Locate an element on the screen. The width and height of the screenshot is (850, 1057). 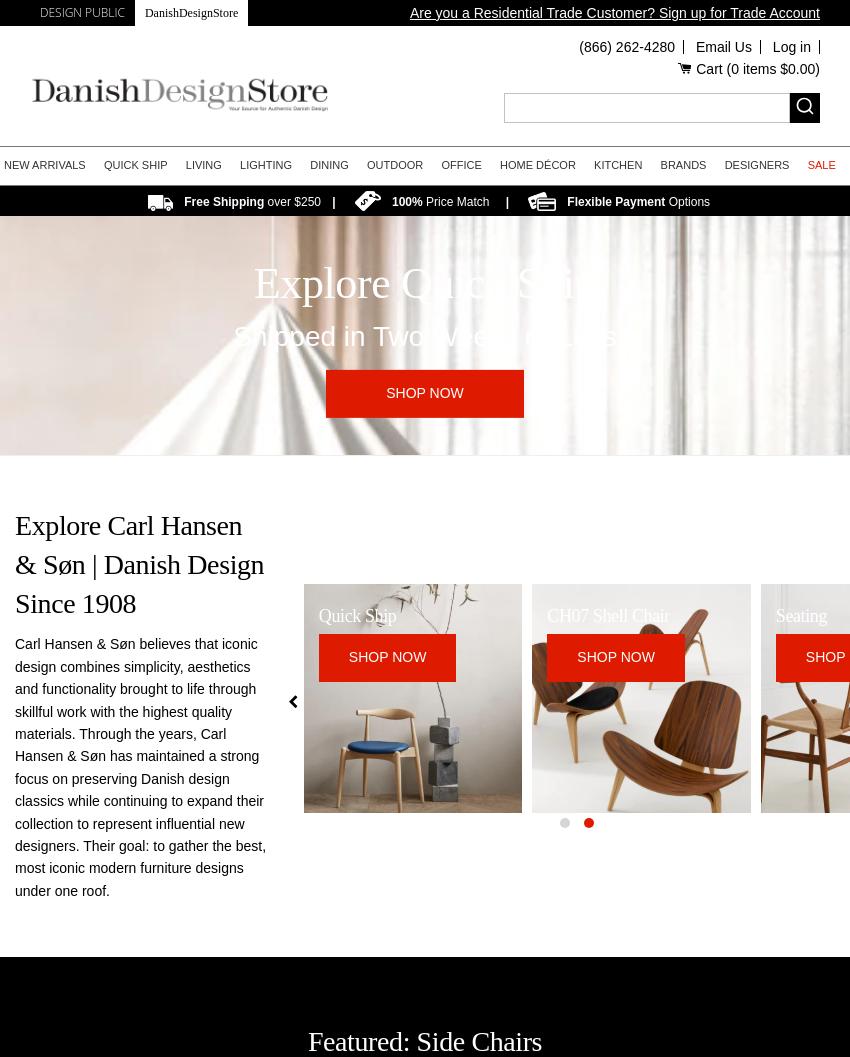
'Price Match' is located at coordinates (455, 201).